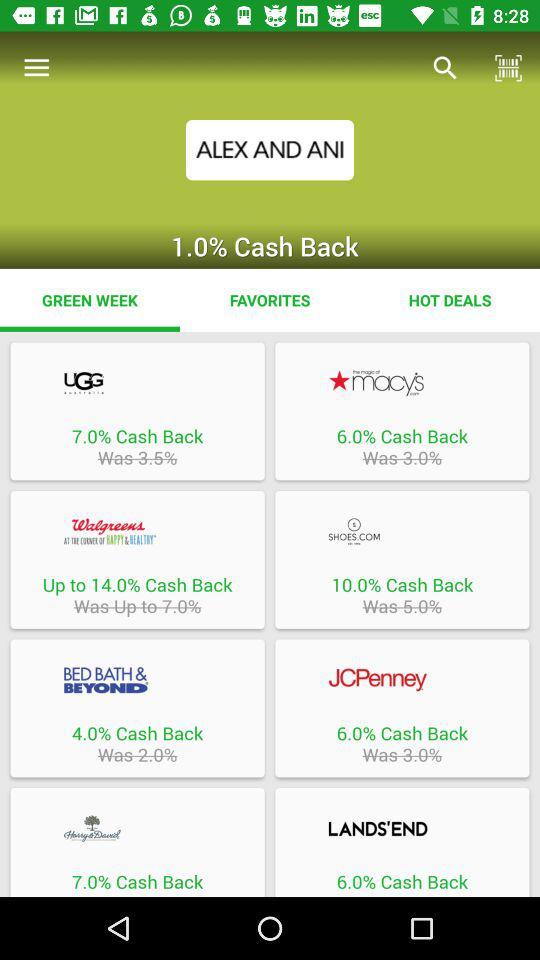  I want to click on the text which is above the 60 cash back, so click(402, 828).